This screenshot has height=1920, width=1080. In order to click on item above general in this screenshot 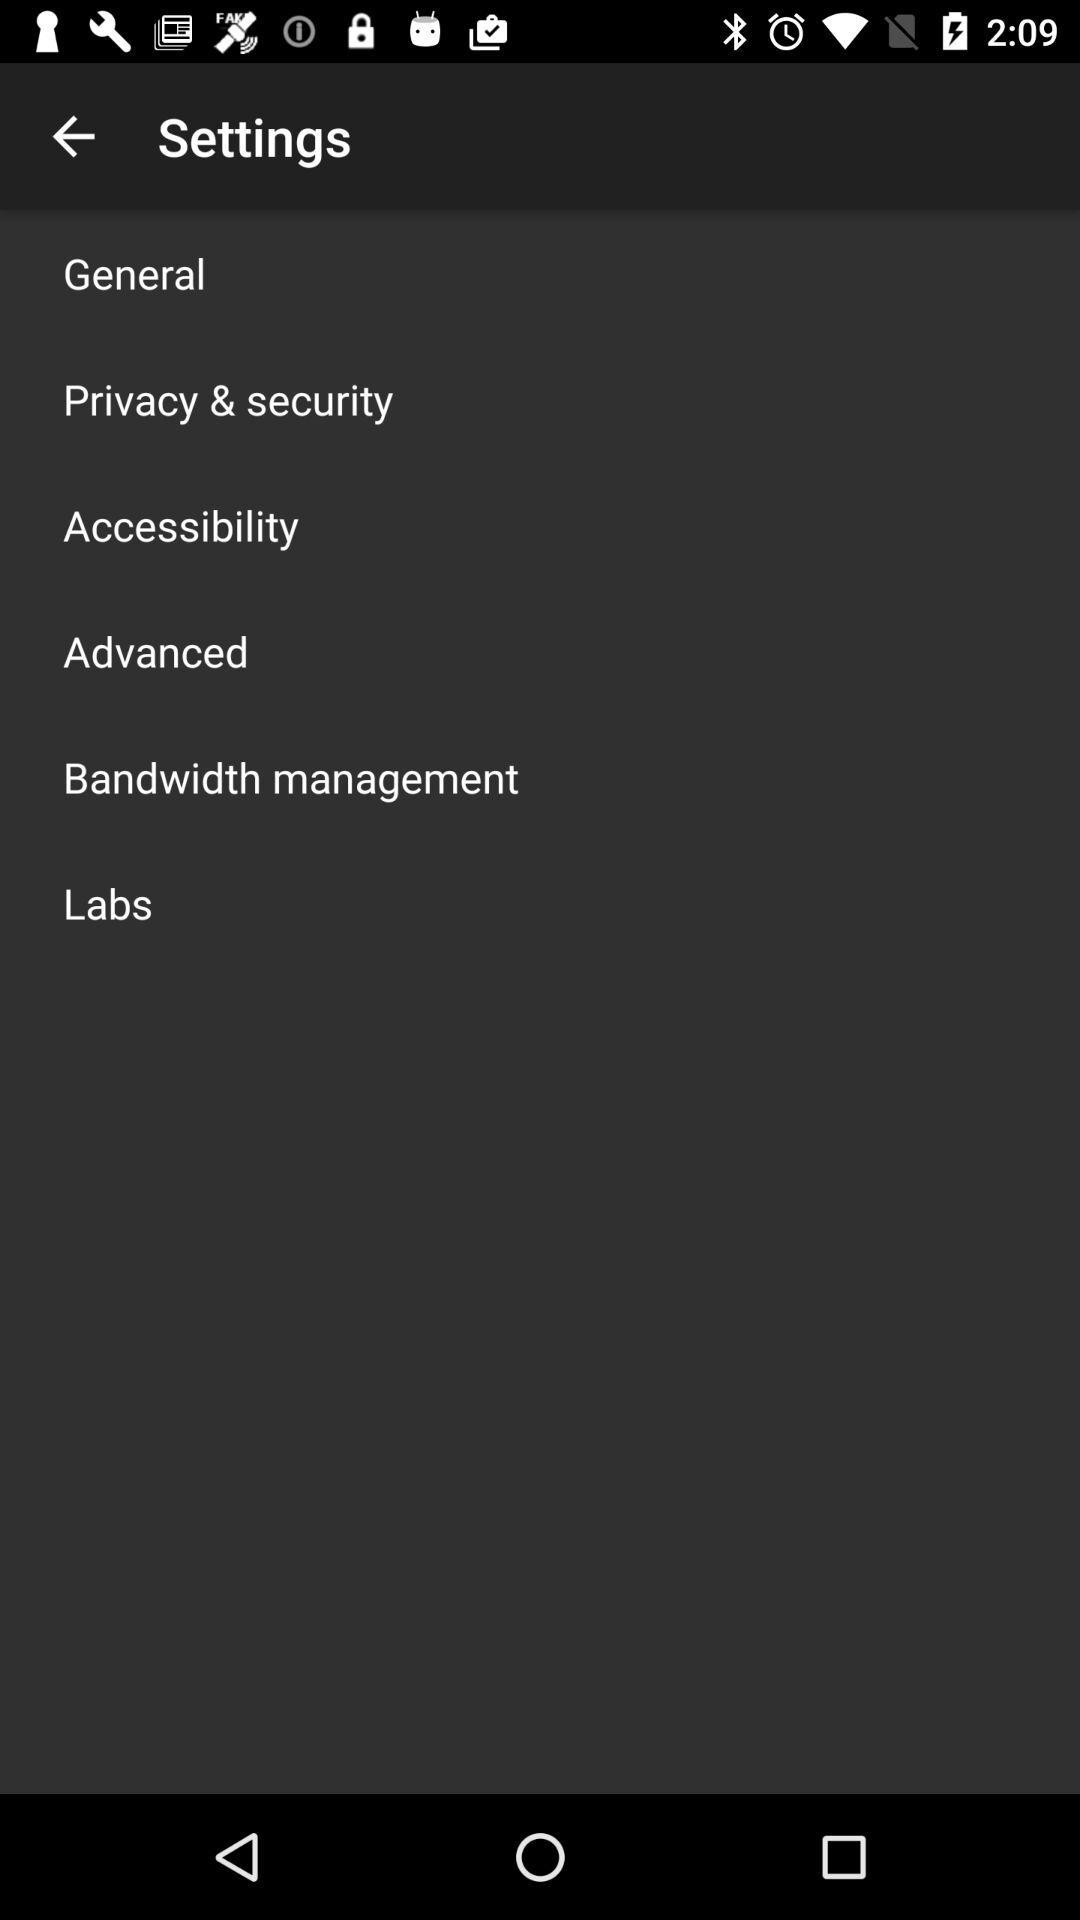, I will do `click(72, 135)`.